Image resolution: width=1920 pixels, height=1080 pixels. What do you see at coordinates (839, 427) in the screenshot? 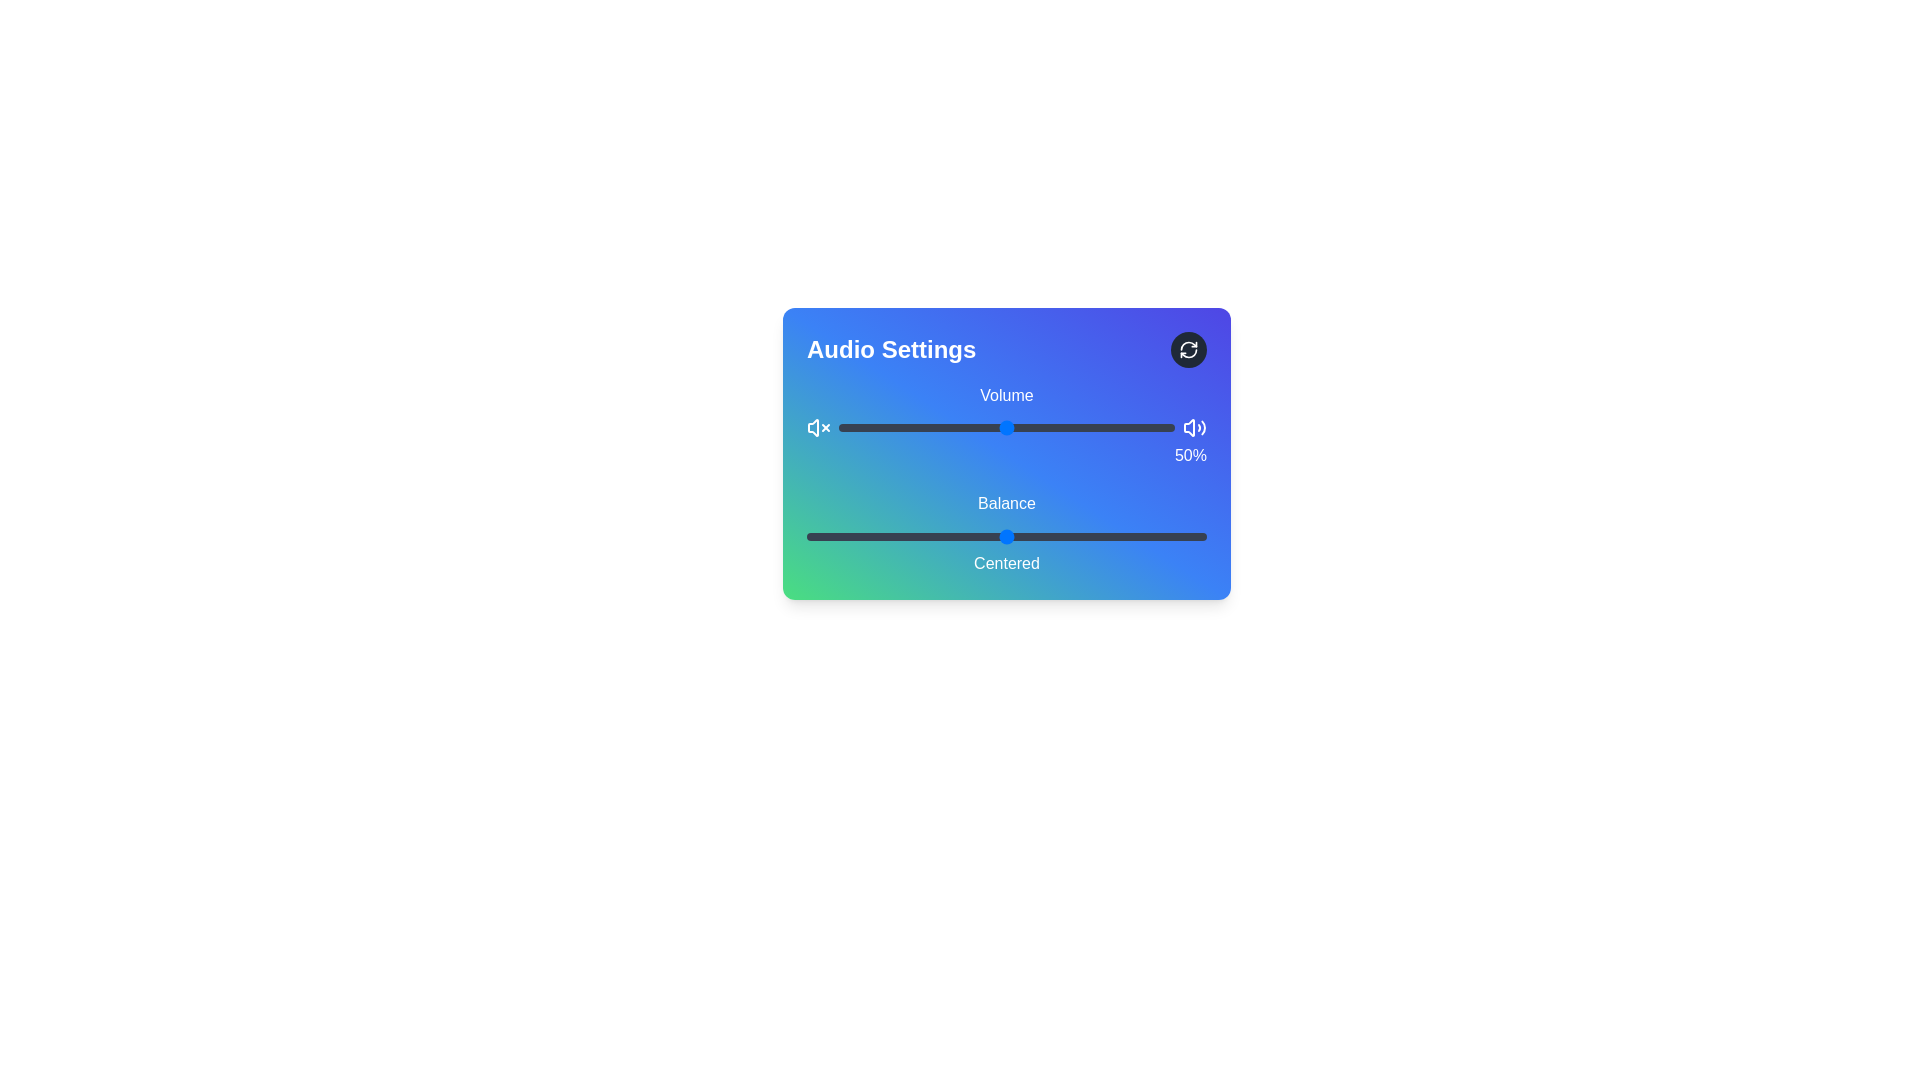
I see `the volume` at bounding box center [839, 427].